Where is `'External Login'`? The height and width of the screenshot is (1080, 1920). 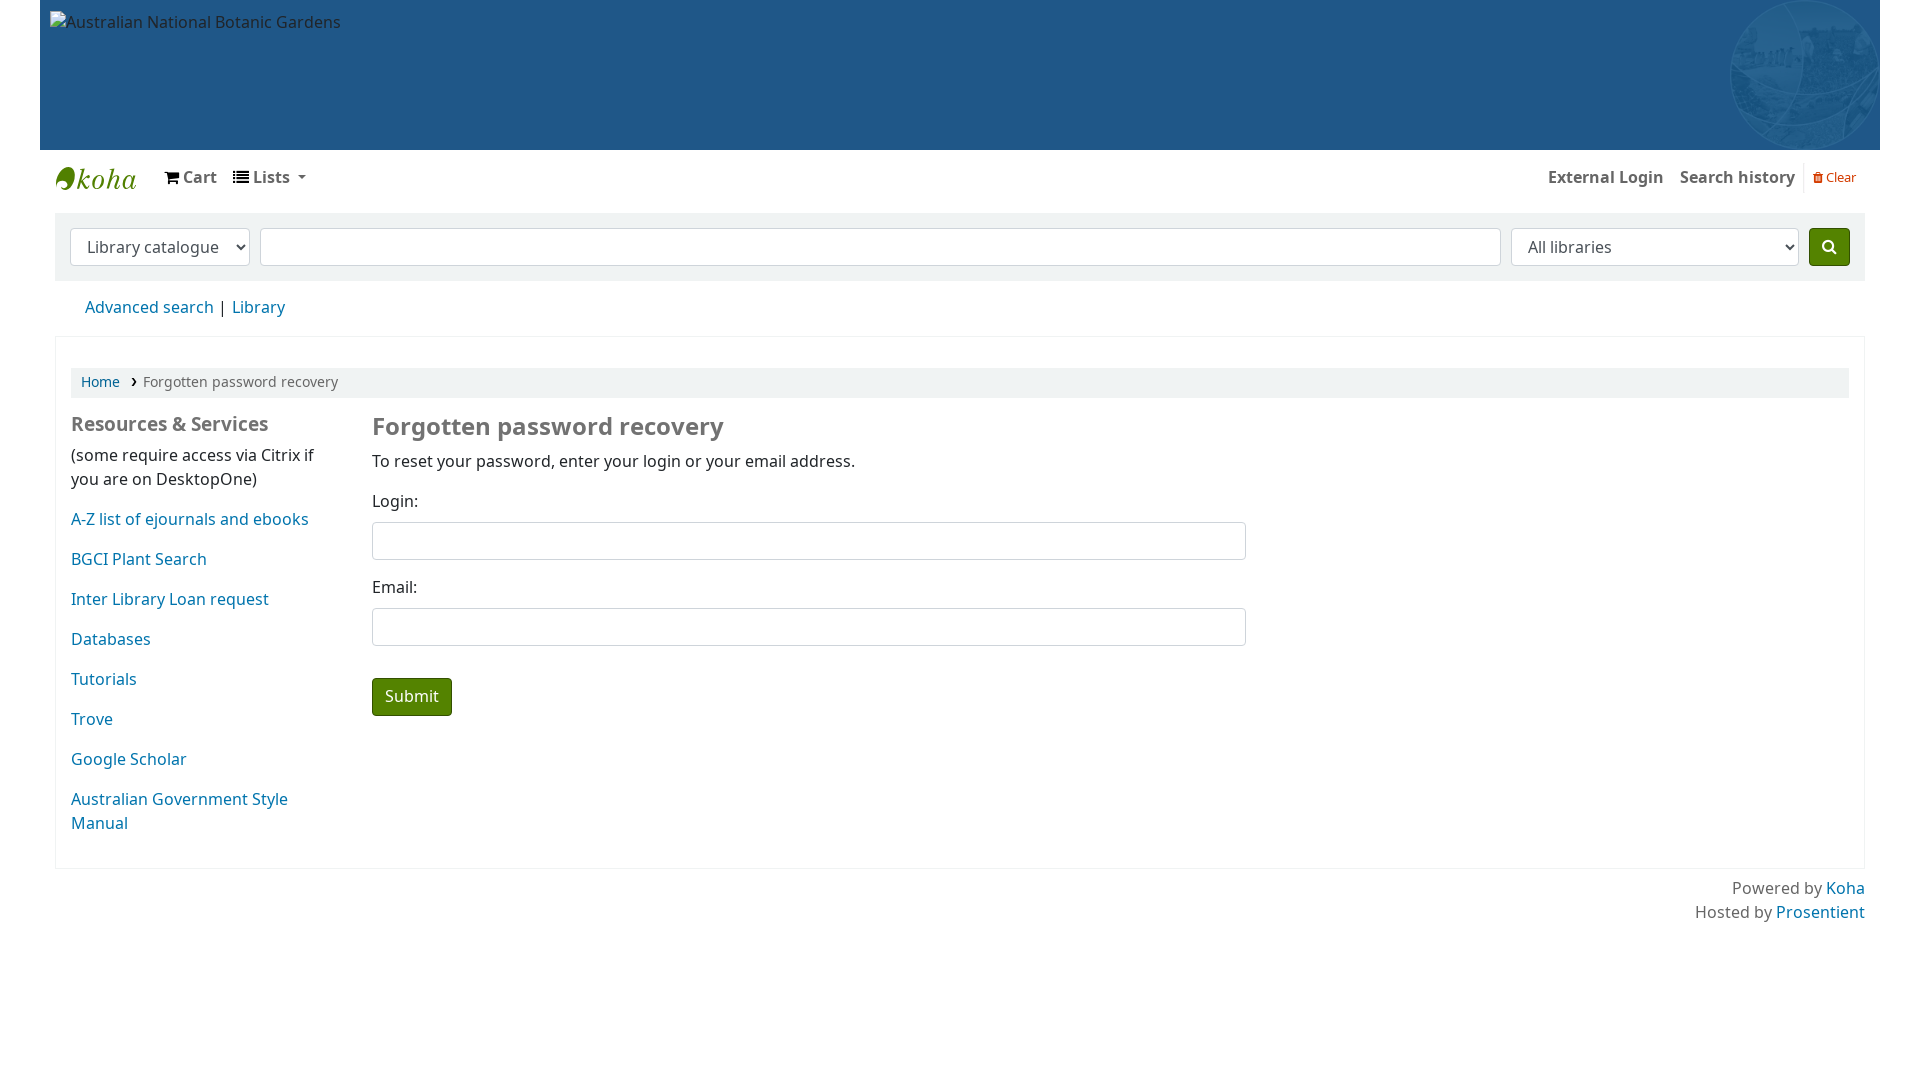
'External Login' is located at coordinates (1606, 176).